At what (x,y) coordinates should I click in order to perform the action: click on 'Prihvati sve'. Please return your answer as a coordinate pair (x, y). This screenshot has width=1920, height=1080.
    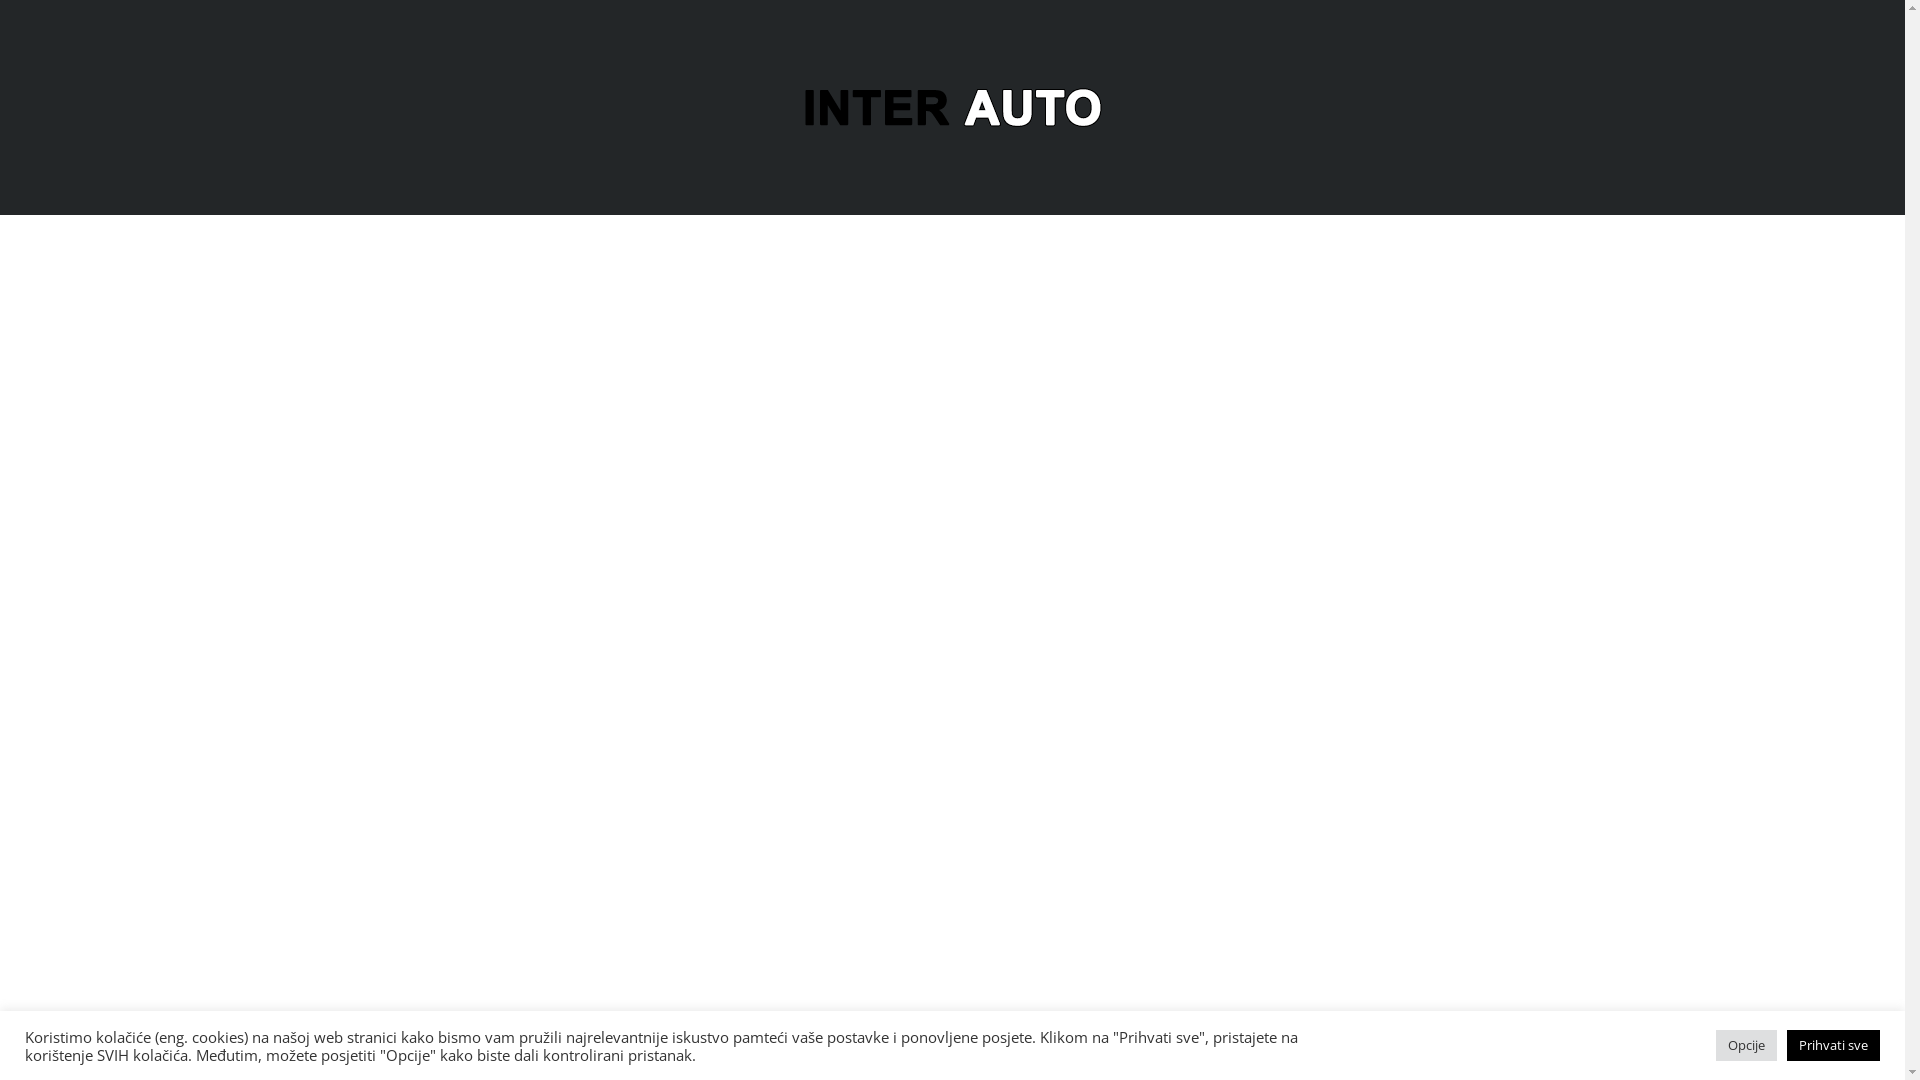
    Looking at the image, I should click on (1833, 1044).